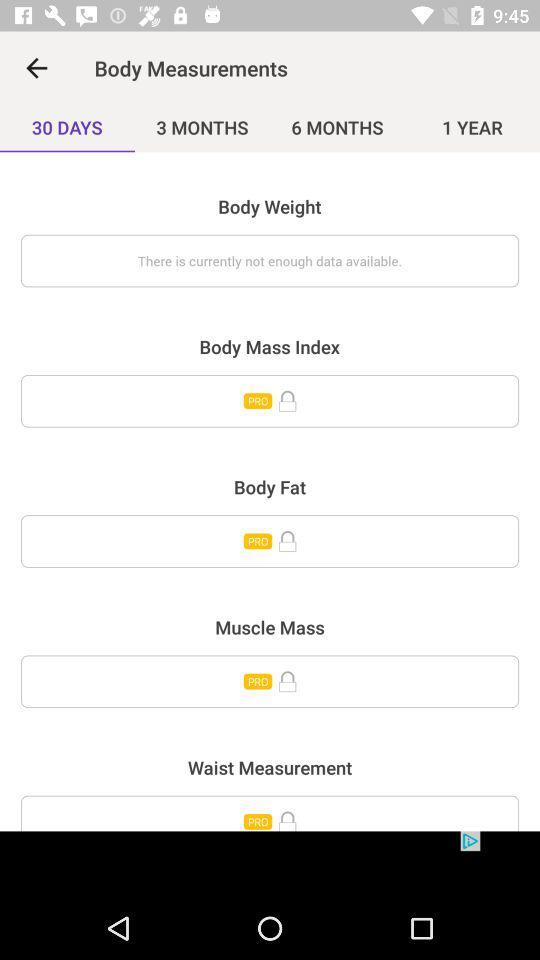  I want to click on menu page, so click(270, 400).